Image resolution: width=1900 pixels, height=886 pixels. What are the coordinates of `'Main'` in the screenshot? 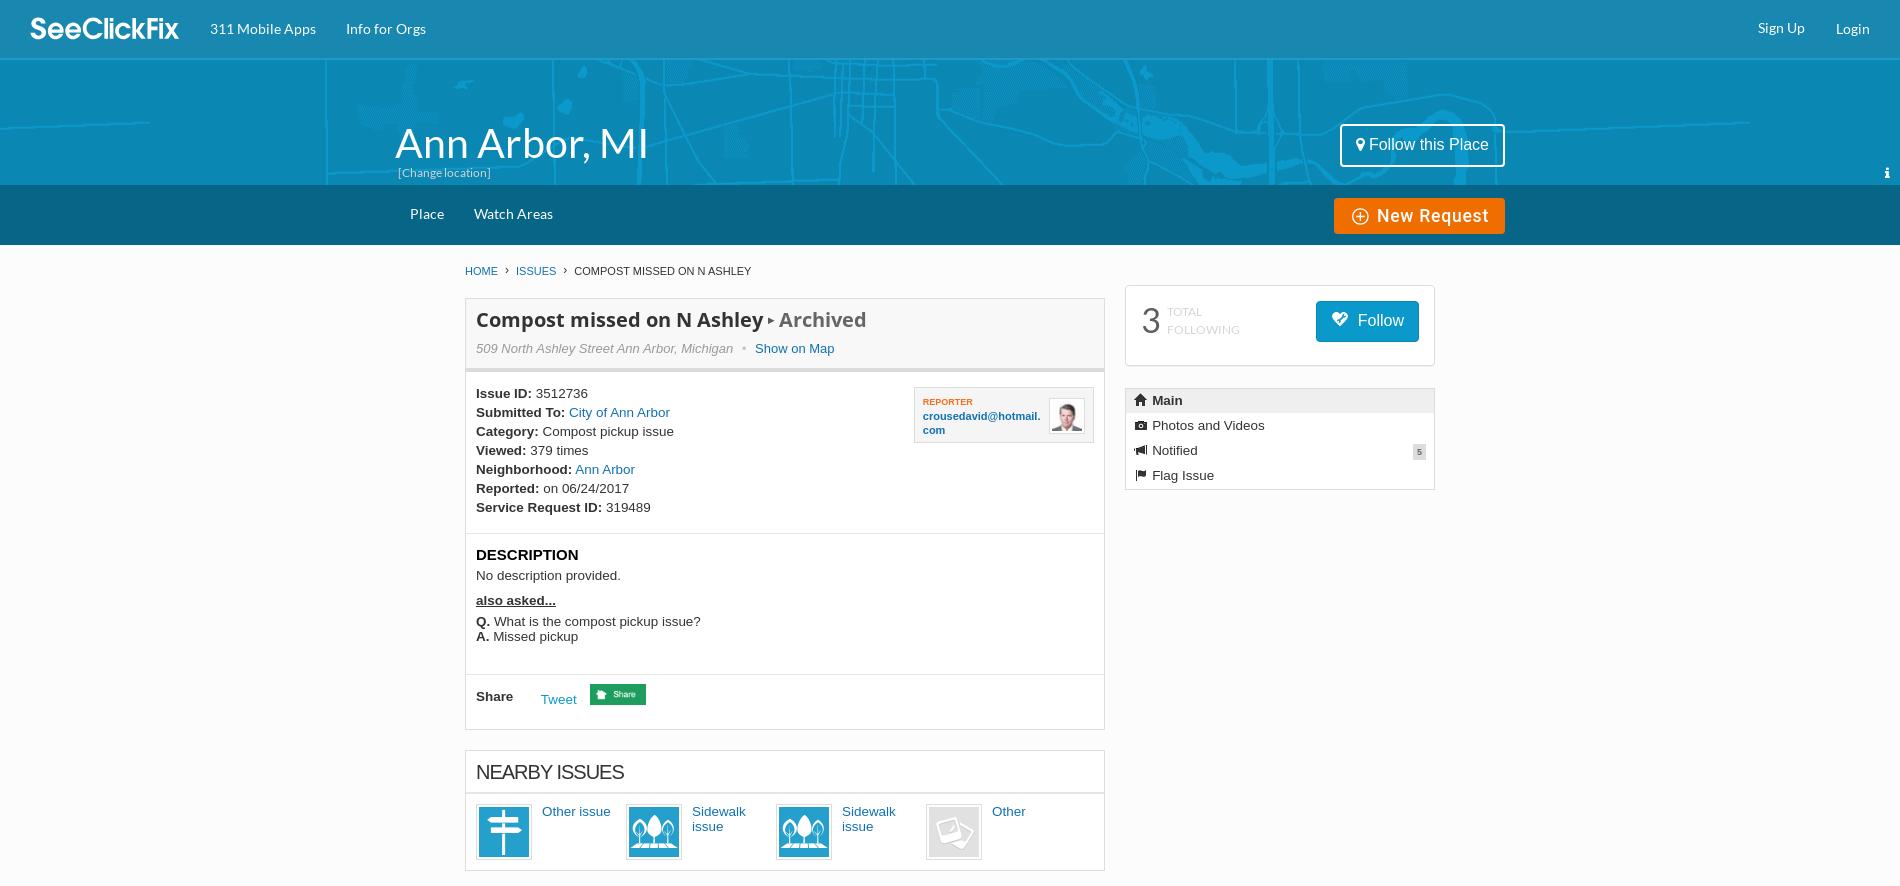 It's located at (1165, 399).